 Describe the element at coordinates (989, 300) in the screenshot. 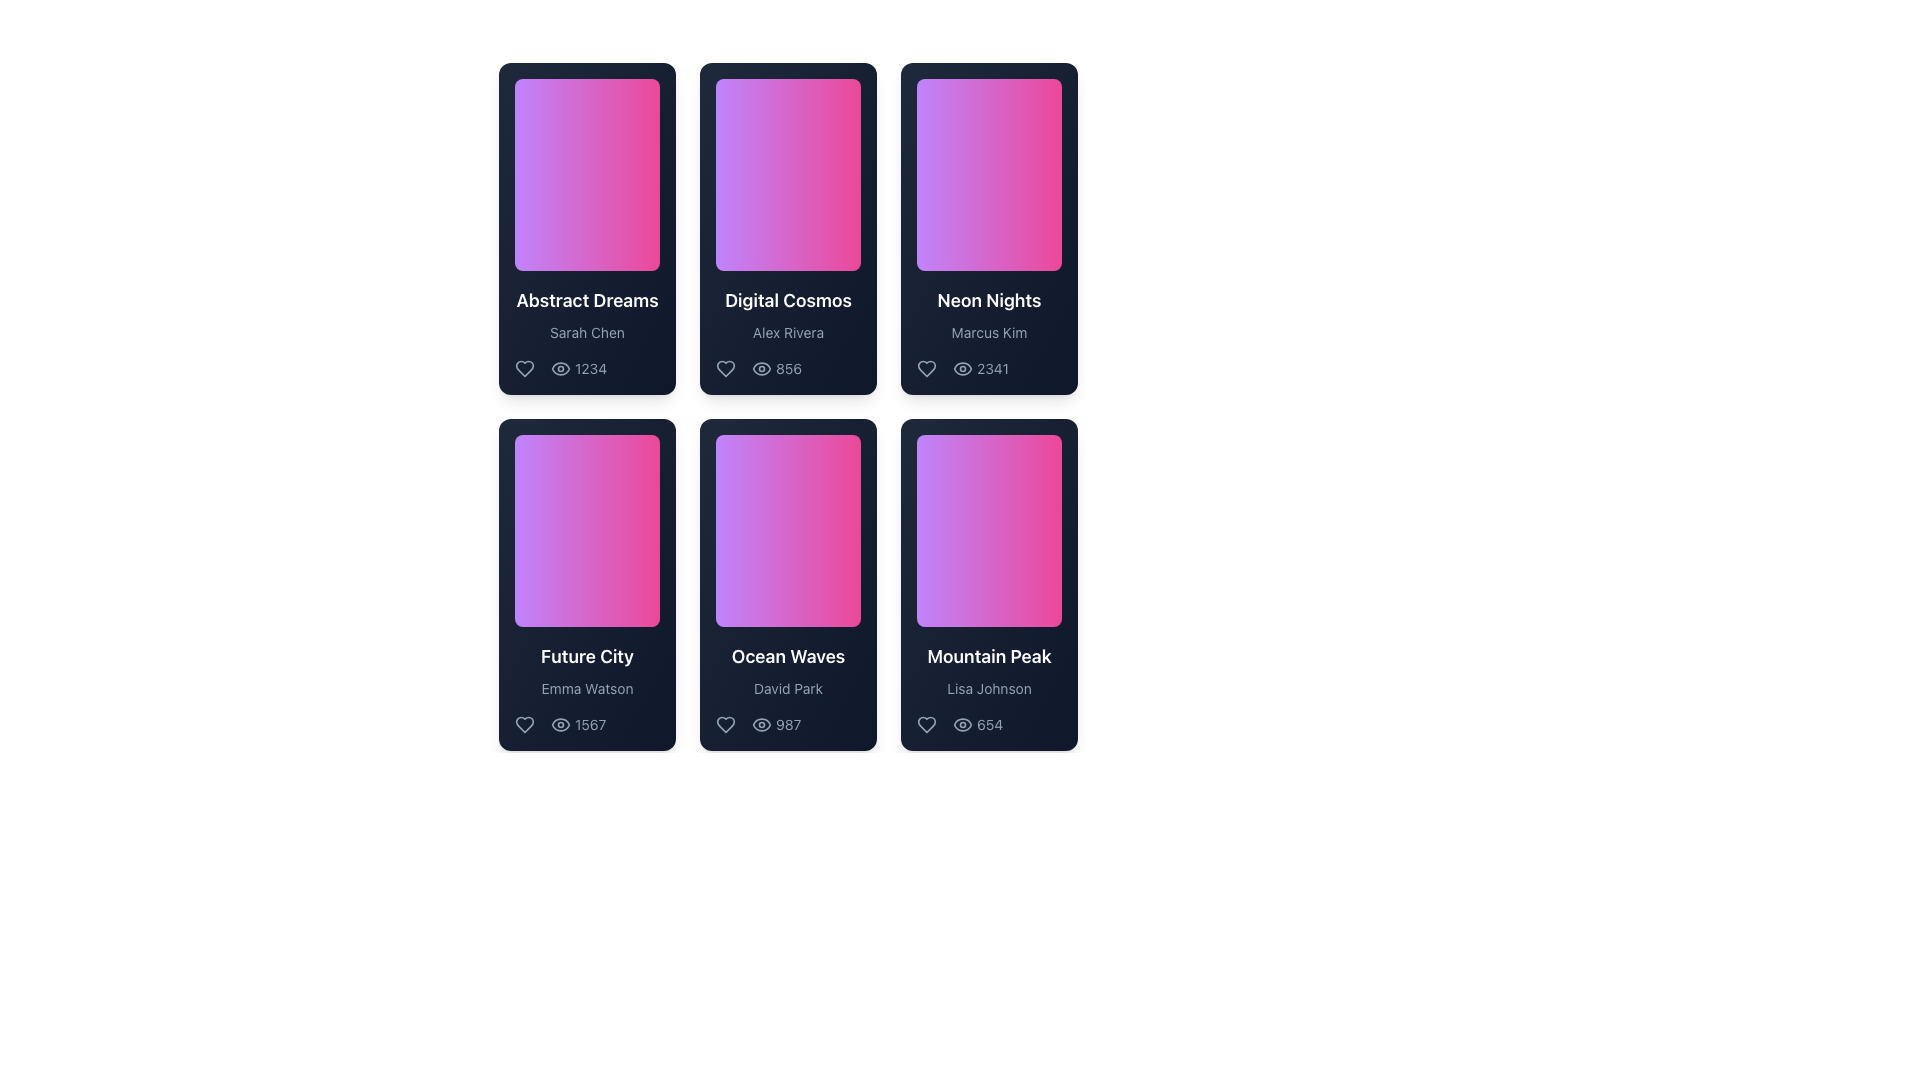

I see `text displayed in the title section of the third card in the first row, located directly below the top visual gradient section and above the subtitle 'Marcus Kim'` at that location.